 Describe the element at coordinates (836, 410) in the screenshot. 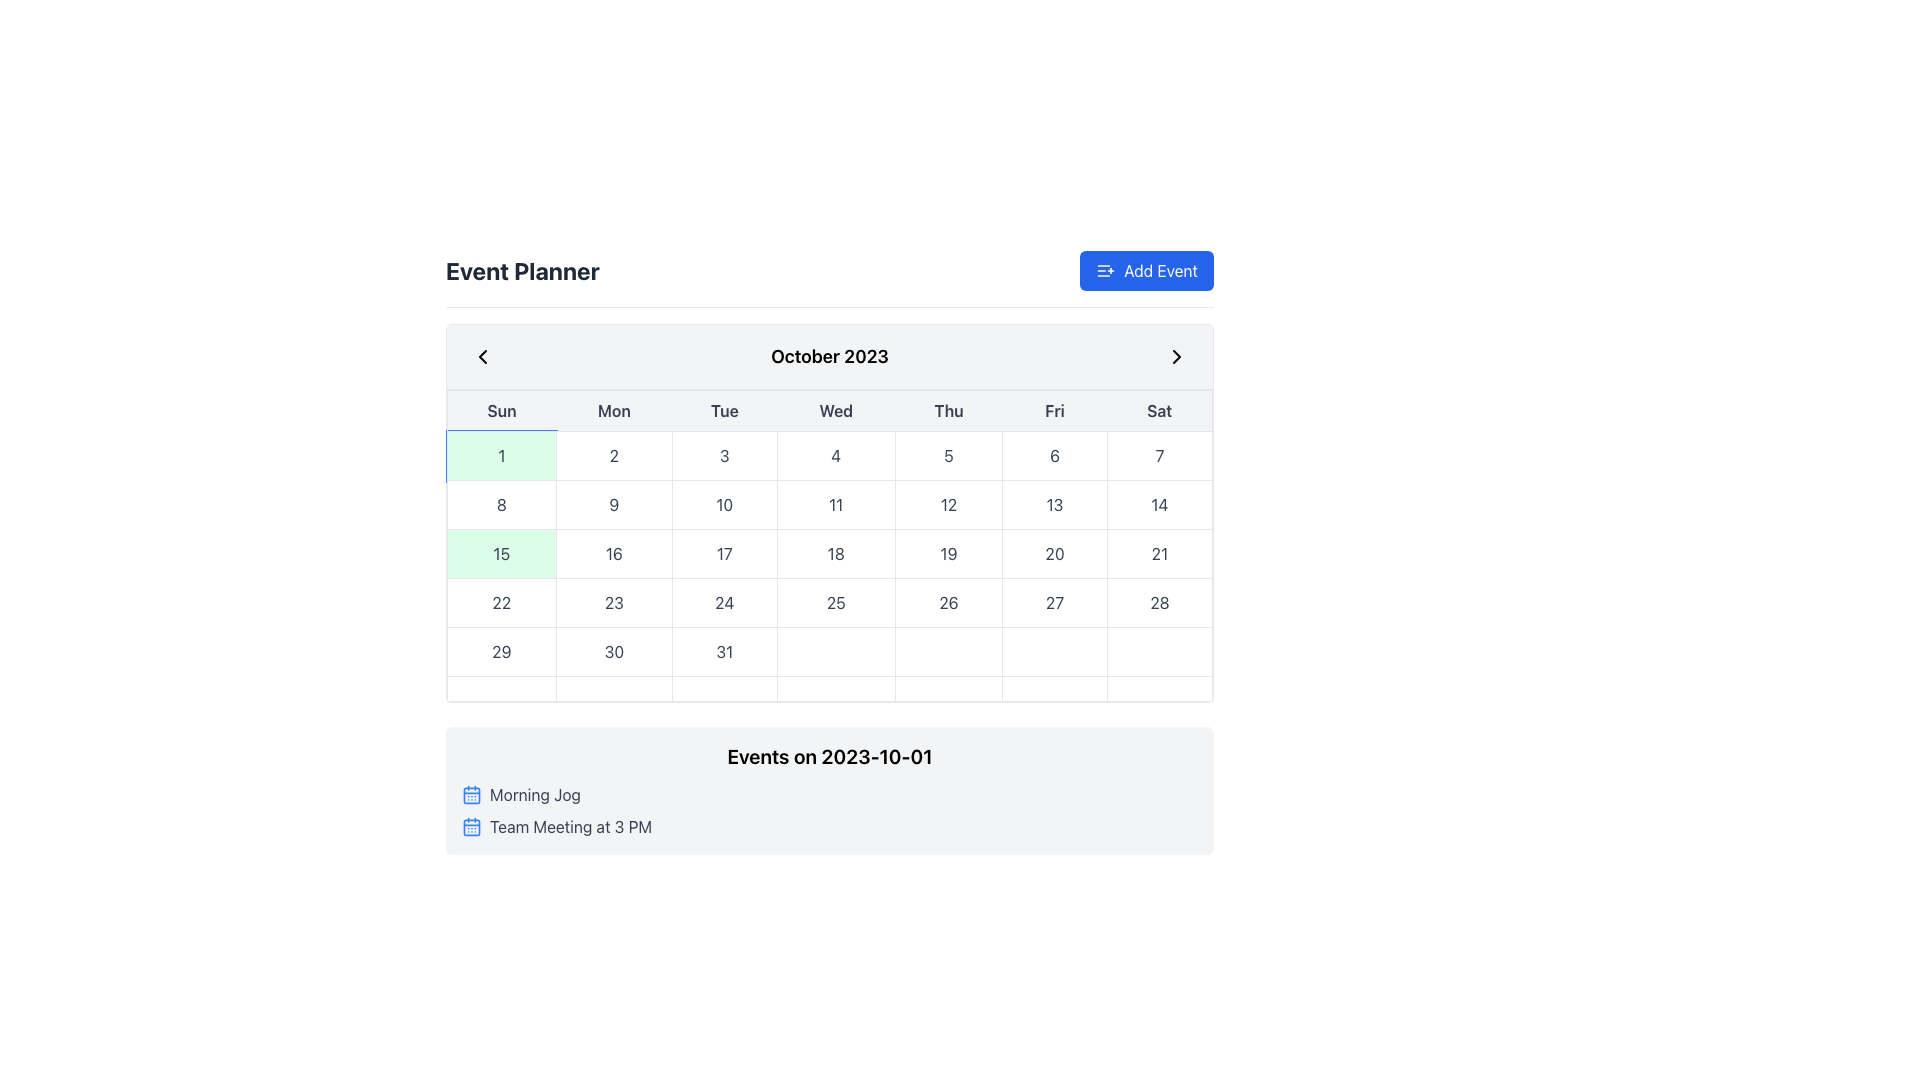

I see `the bold text label representing 'Wed' in the calendar header, which is the fourth item in a sequence of days from 'Sun' to 'Sat'` at that location.